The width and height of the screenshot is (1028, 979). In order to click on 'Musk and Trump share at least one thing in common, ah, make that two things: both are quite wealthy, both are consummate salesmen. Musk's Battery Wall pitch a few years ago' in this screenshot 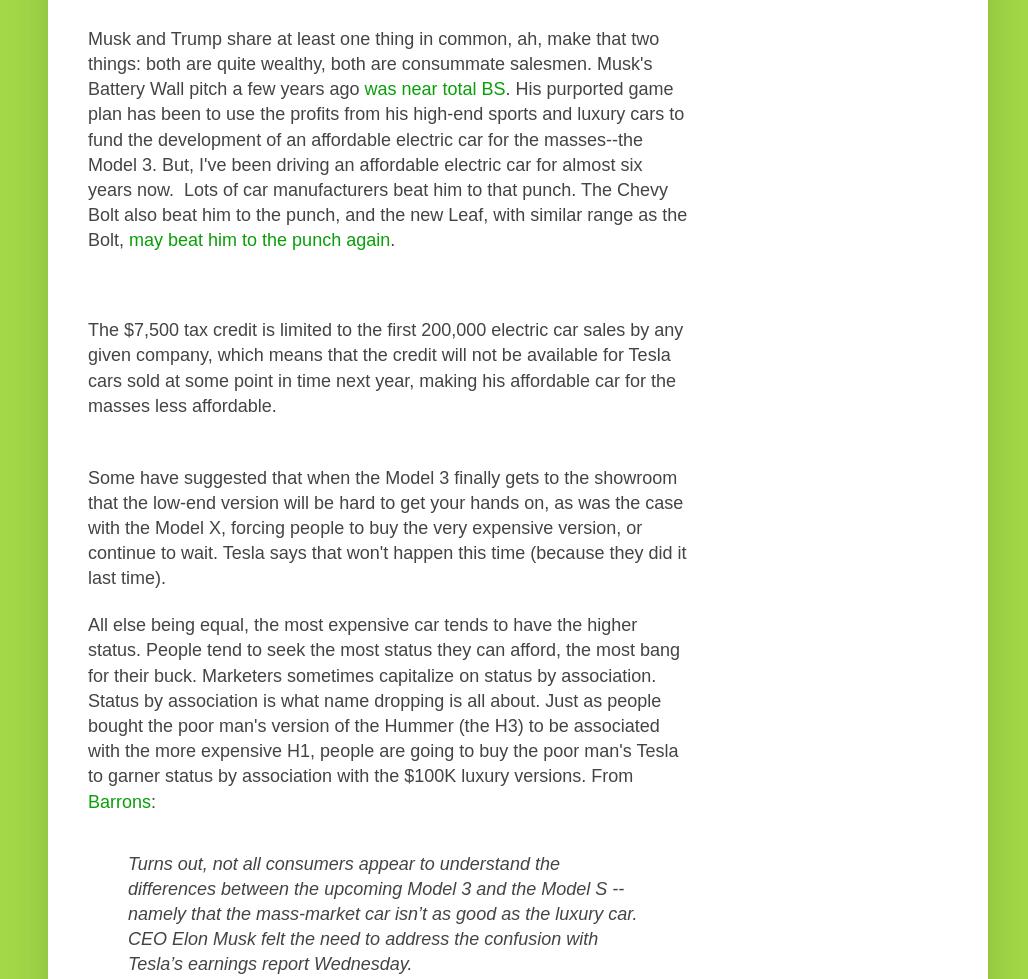, I will do `click(86, 63)`.